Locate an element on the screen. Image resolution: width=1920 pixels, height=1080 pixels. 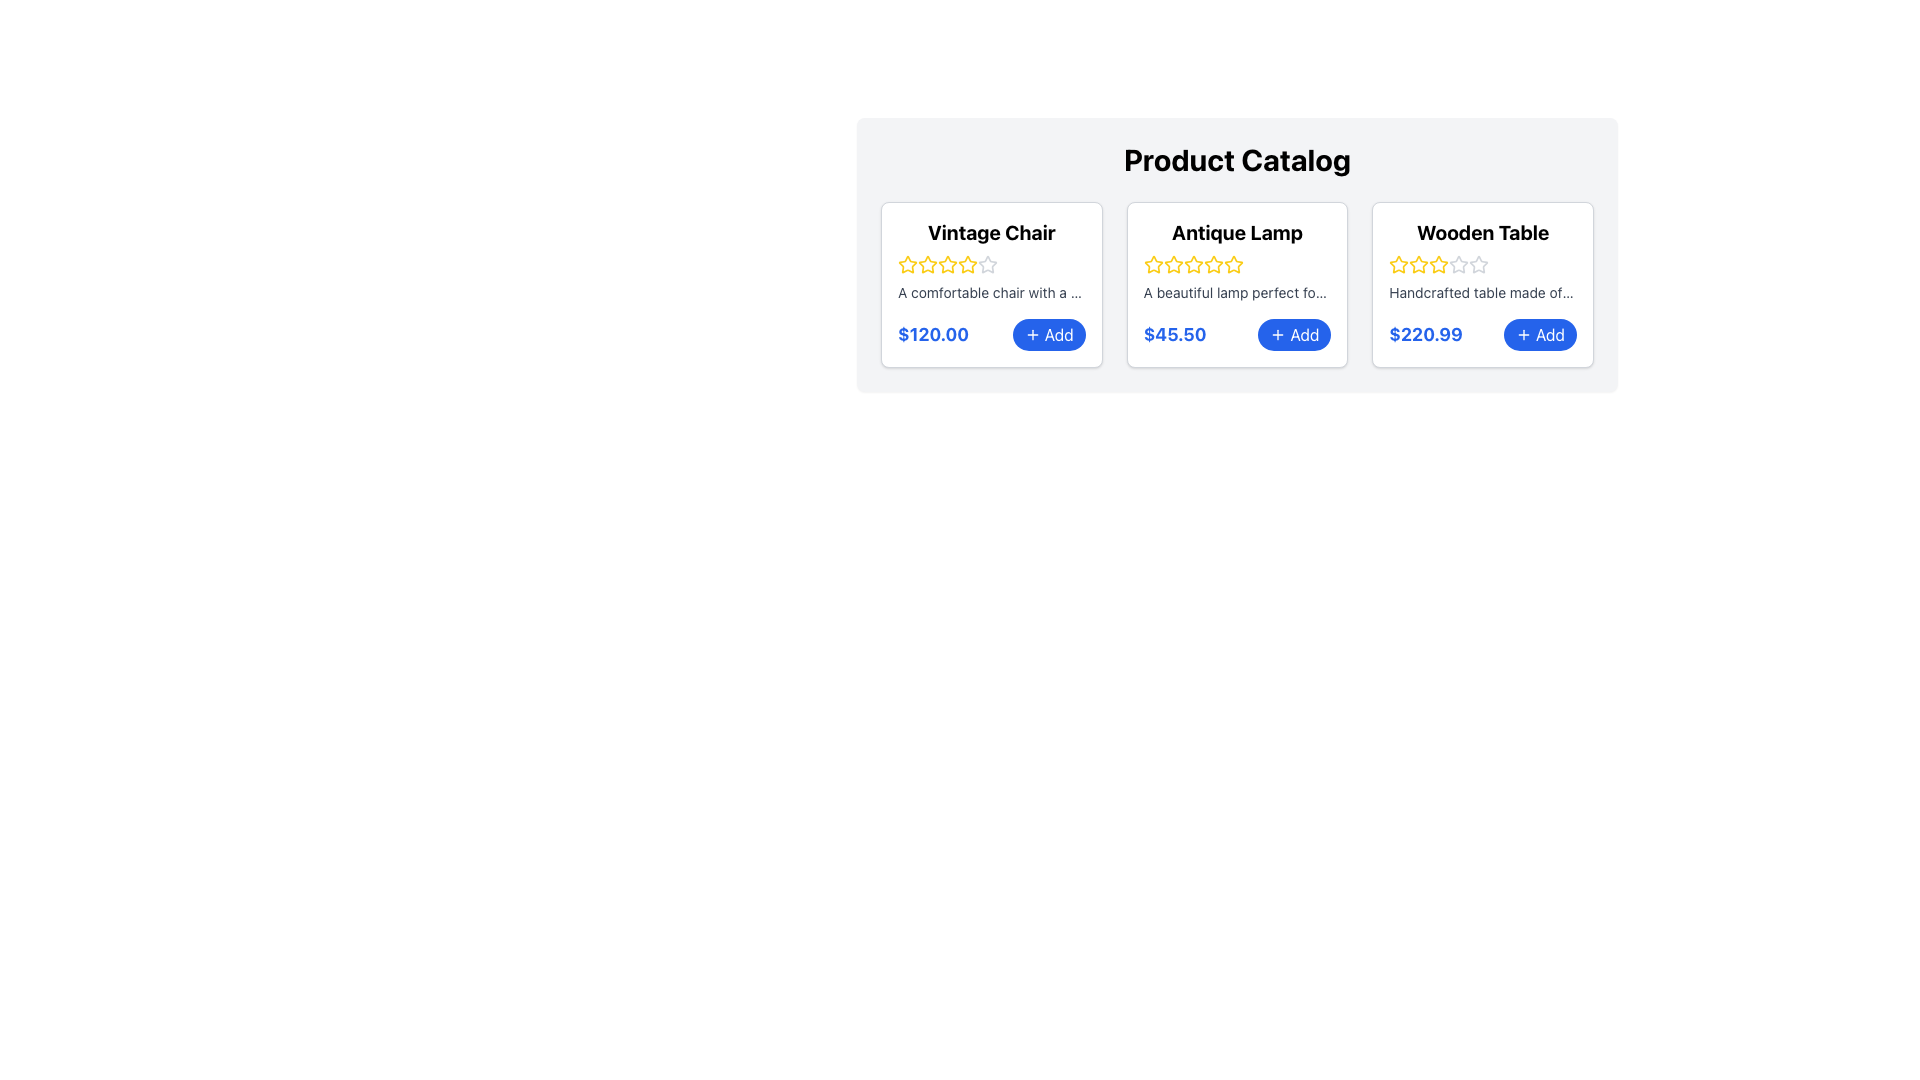
the fifth star icon indicating an empty rating for the product 'Vintage Chair', which visually represents the rating level in the overall rating system is located at coordinates (988, 264).